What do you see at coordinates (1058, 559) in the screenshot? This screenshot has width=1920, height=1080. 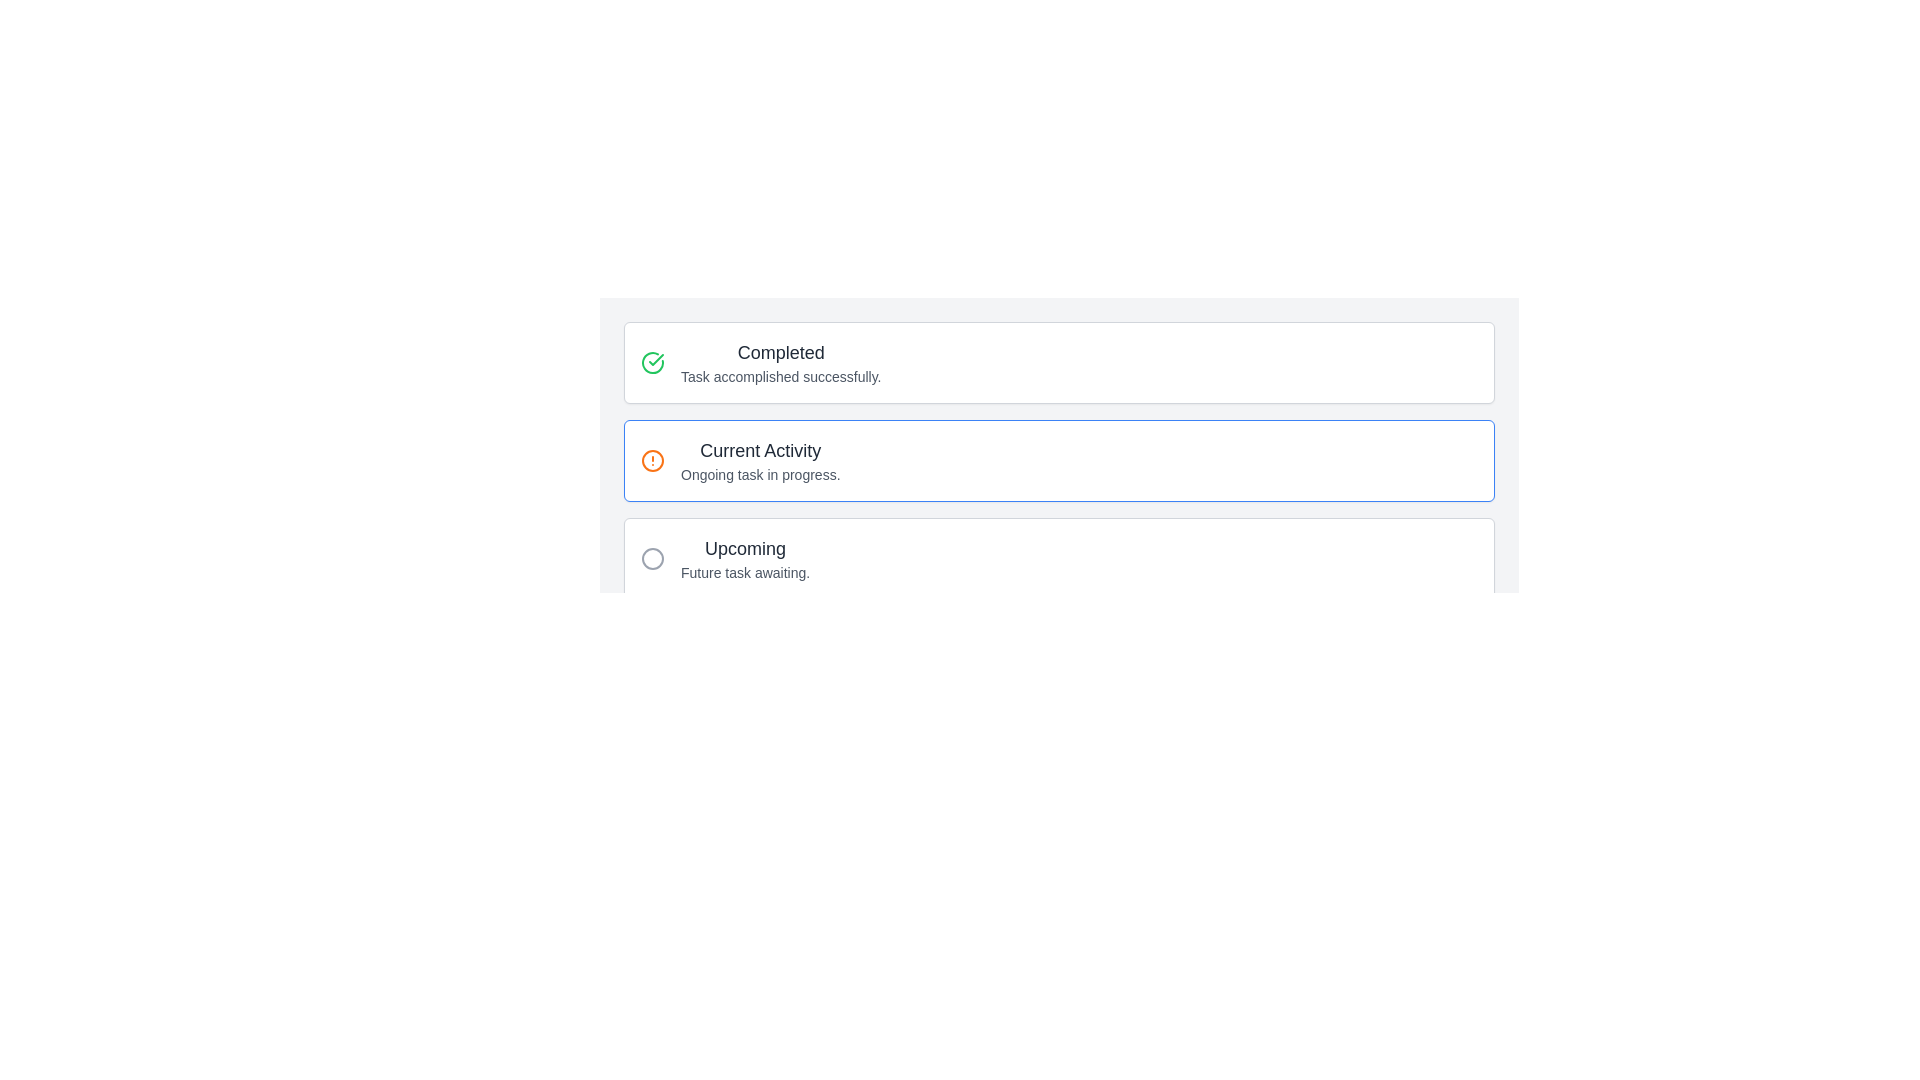 I see `the task category card located at the bottom of the vertical stack for more options` at bounding box center [1058, 559].